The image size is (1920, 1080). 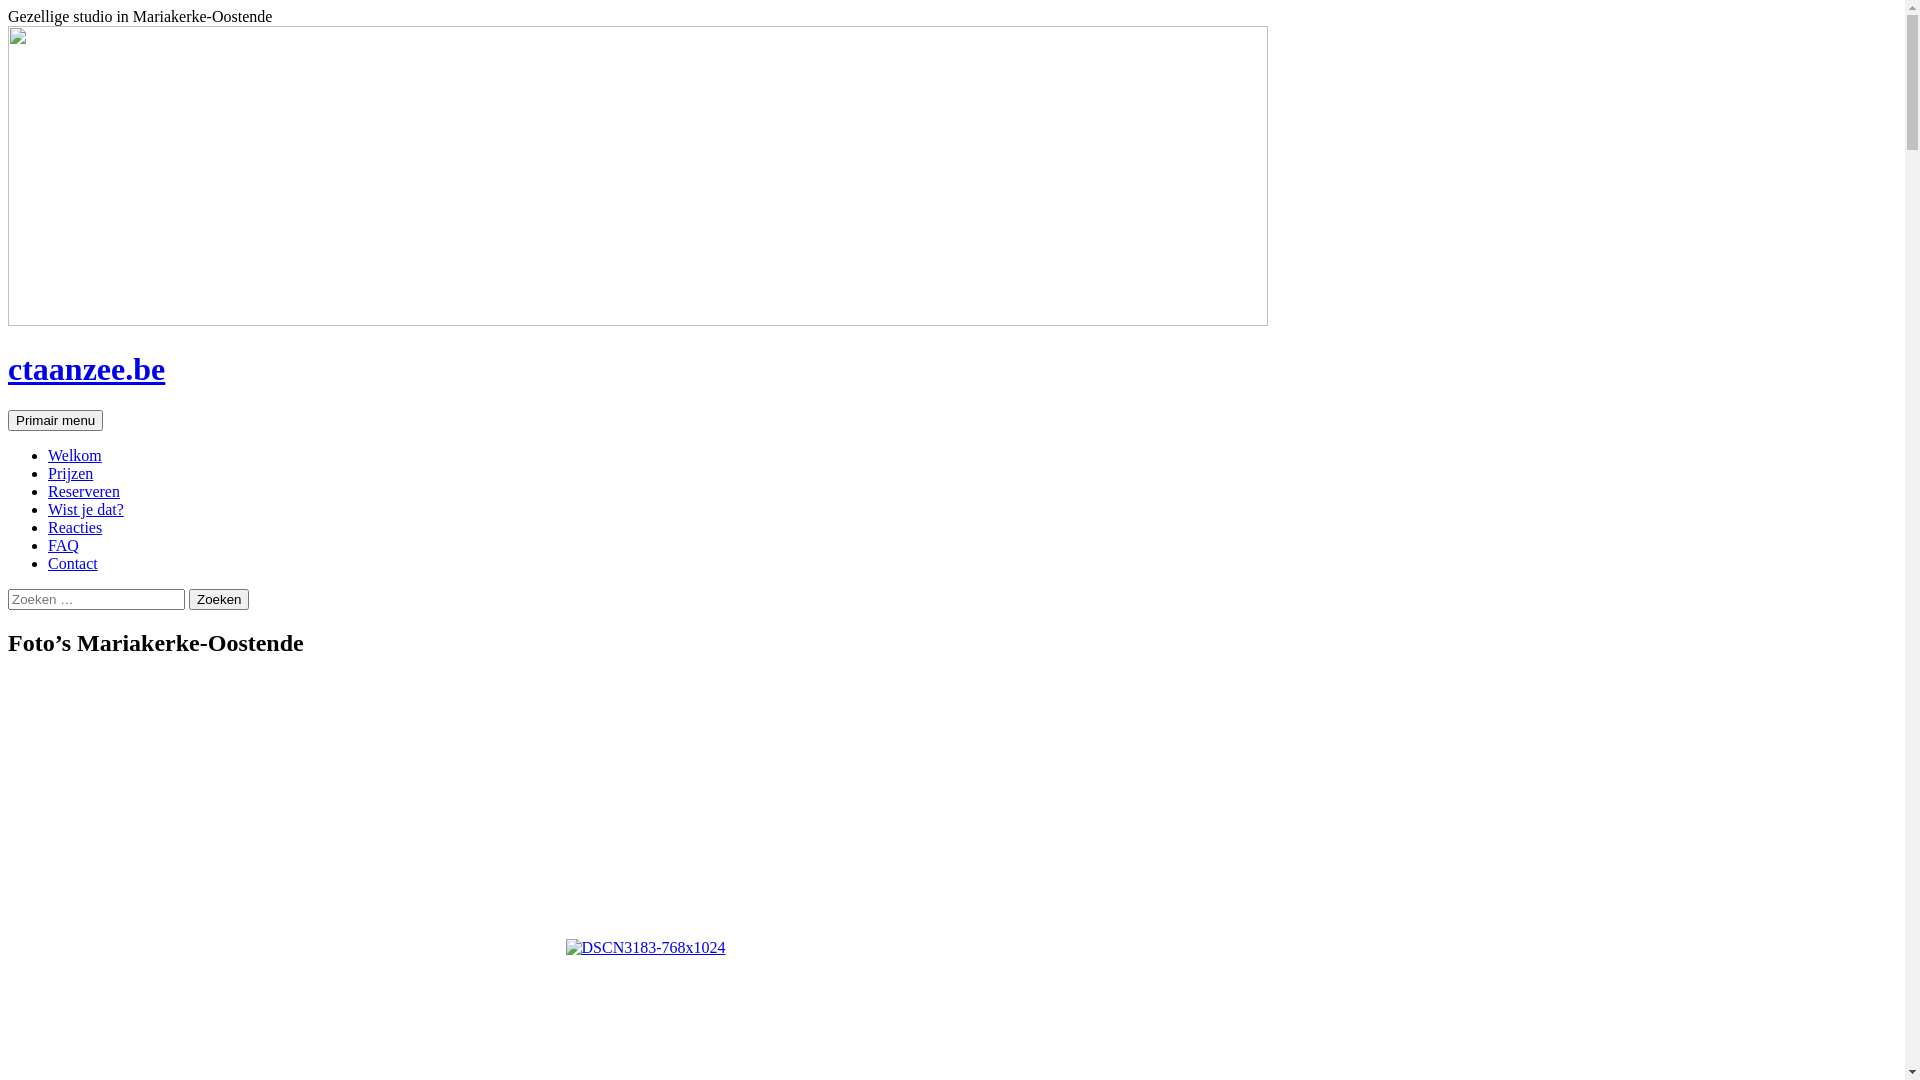 I want to click on 'Reserveren', so click(x=82, y=491).